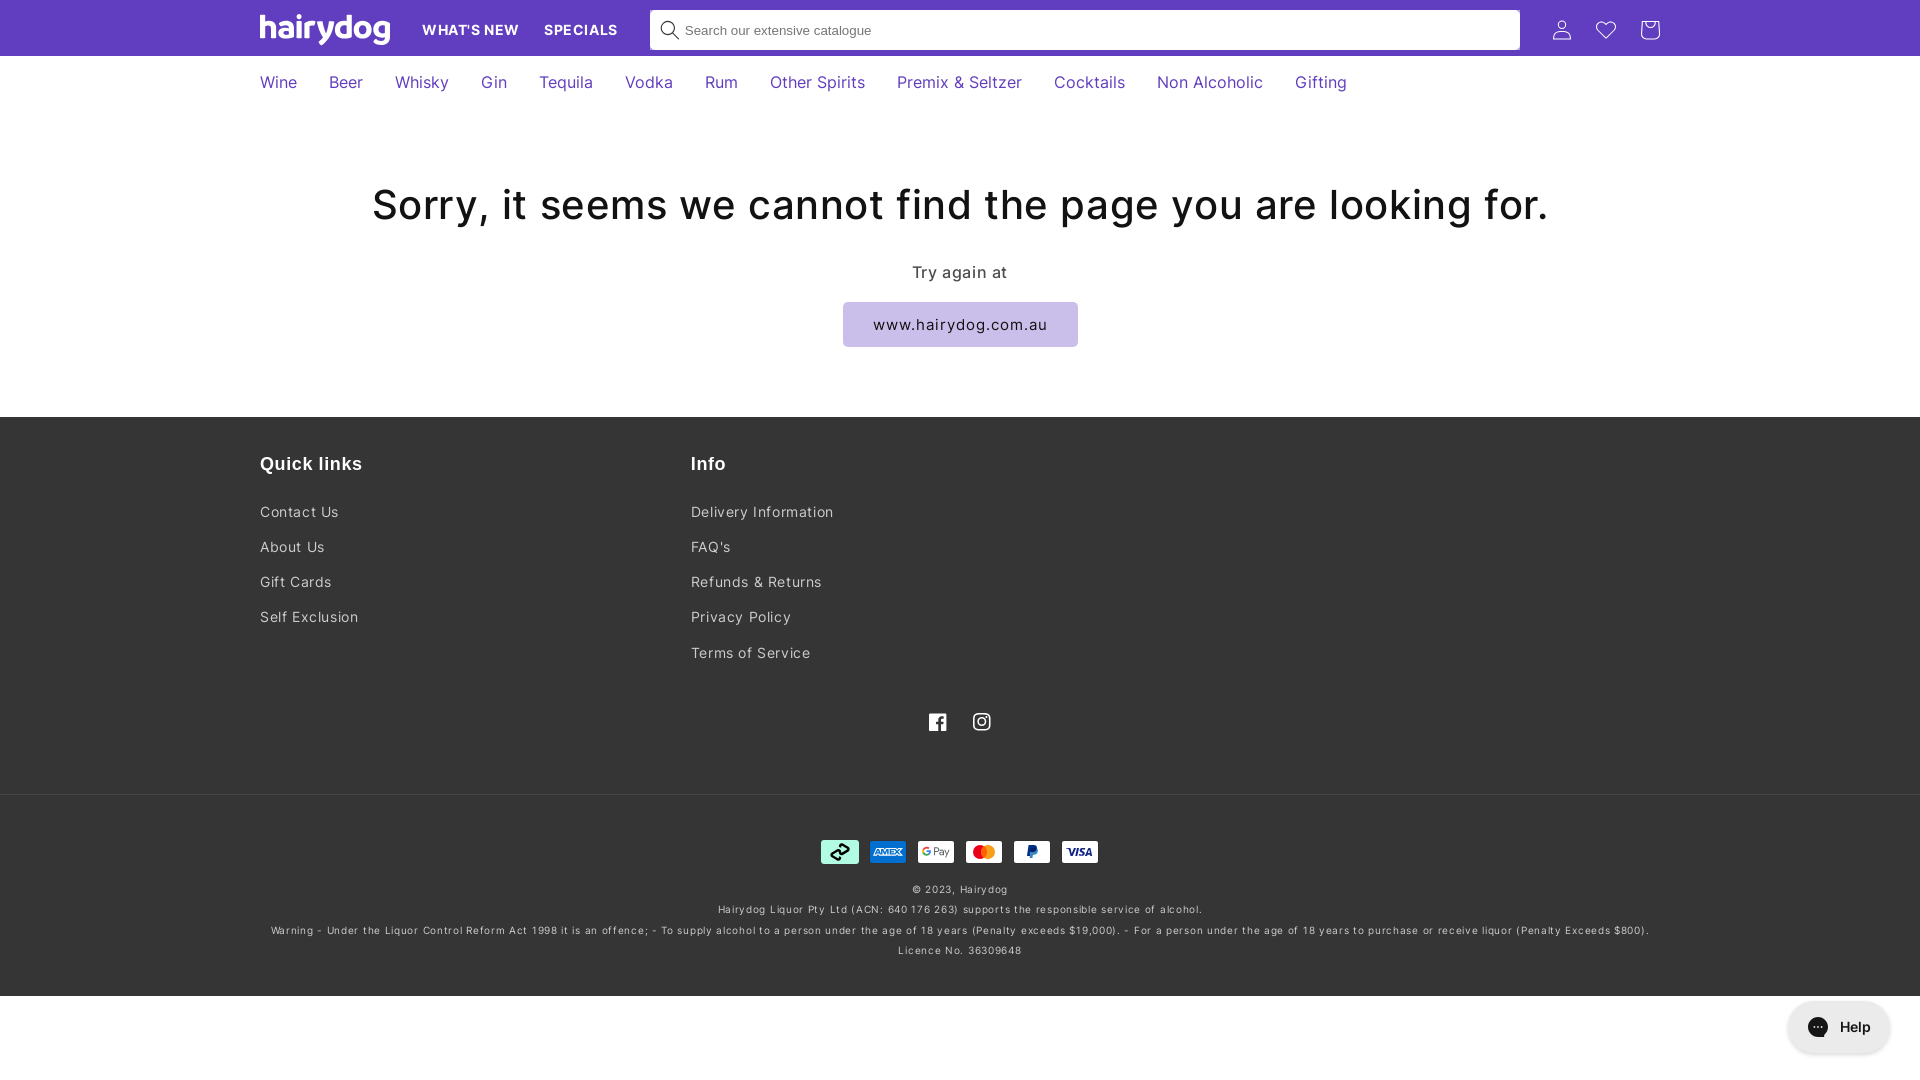 The image size is (1920, 1080). I want to click on 'Refunds & Returns', so click(755, 581).